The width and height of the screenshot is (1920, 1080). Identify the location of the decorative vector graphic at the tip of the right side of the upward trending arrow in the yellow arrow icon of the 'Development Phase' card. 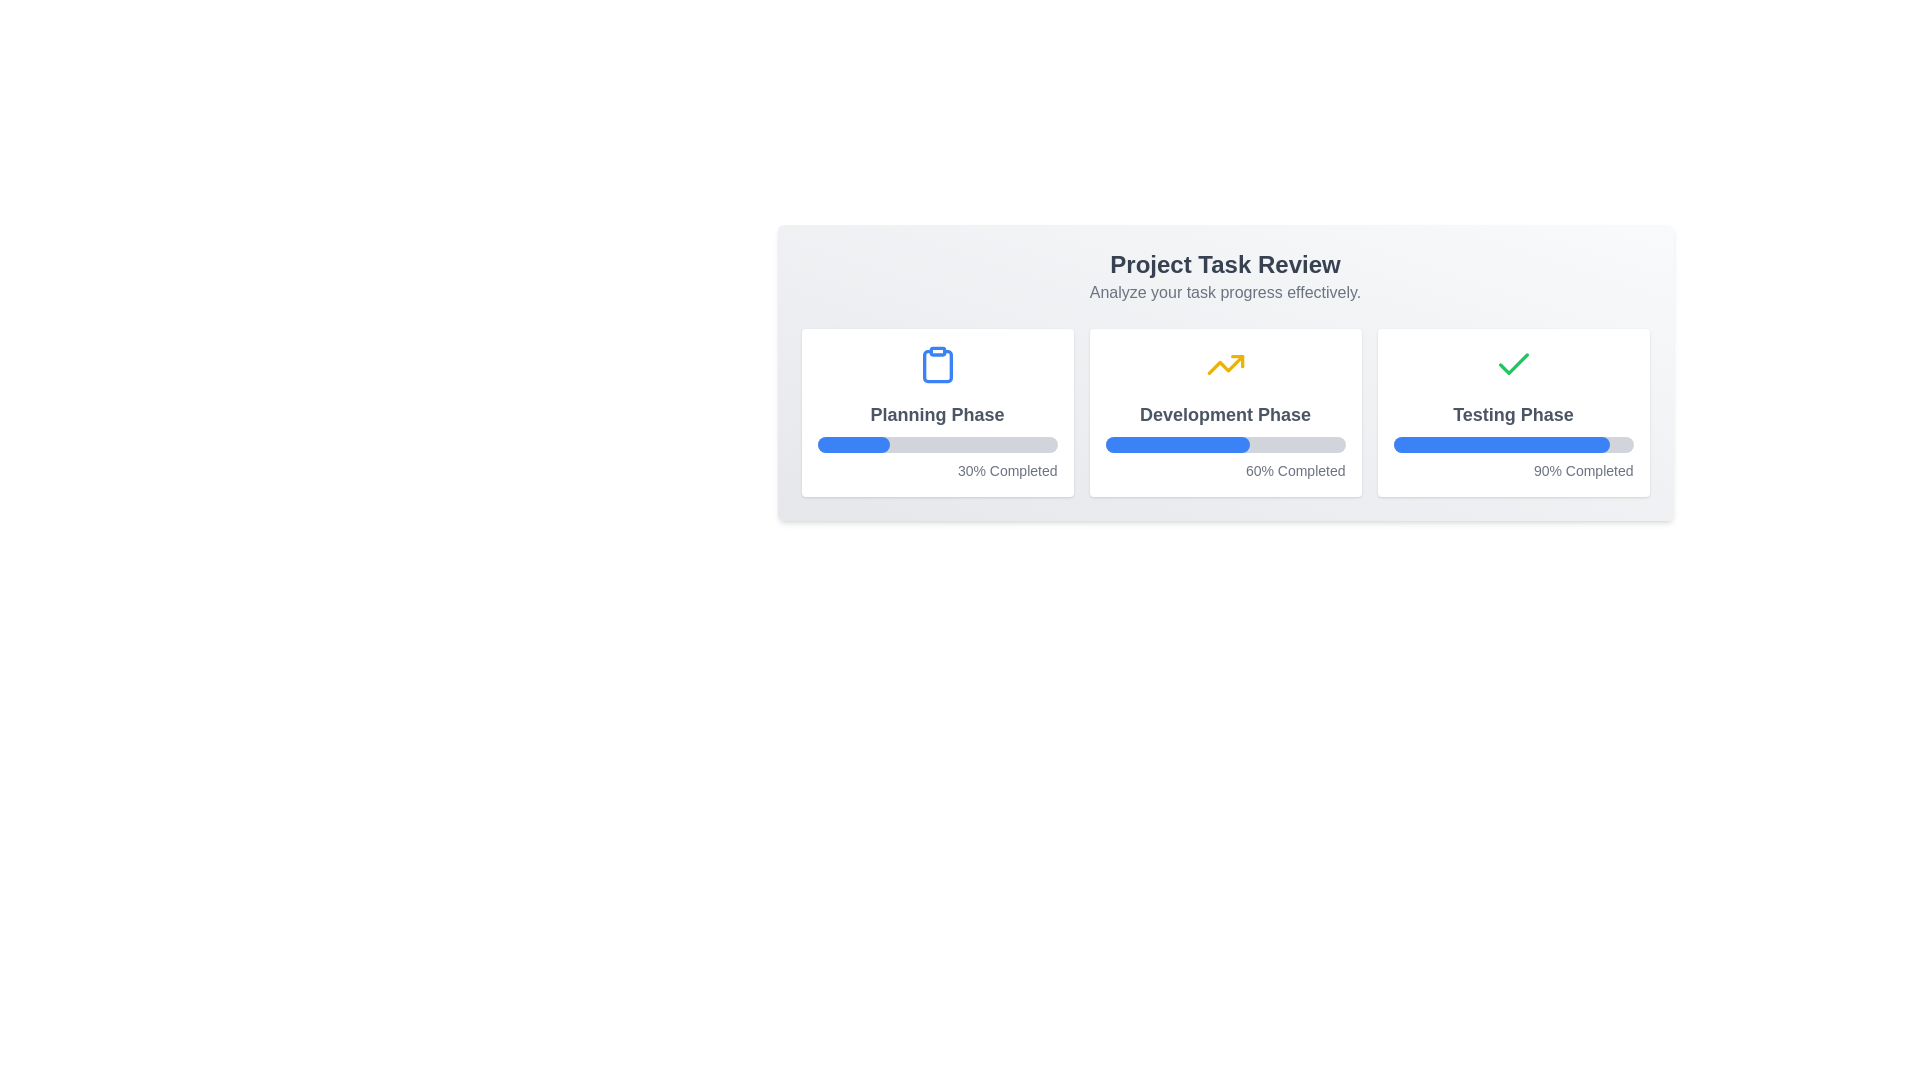
(1236, 361).